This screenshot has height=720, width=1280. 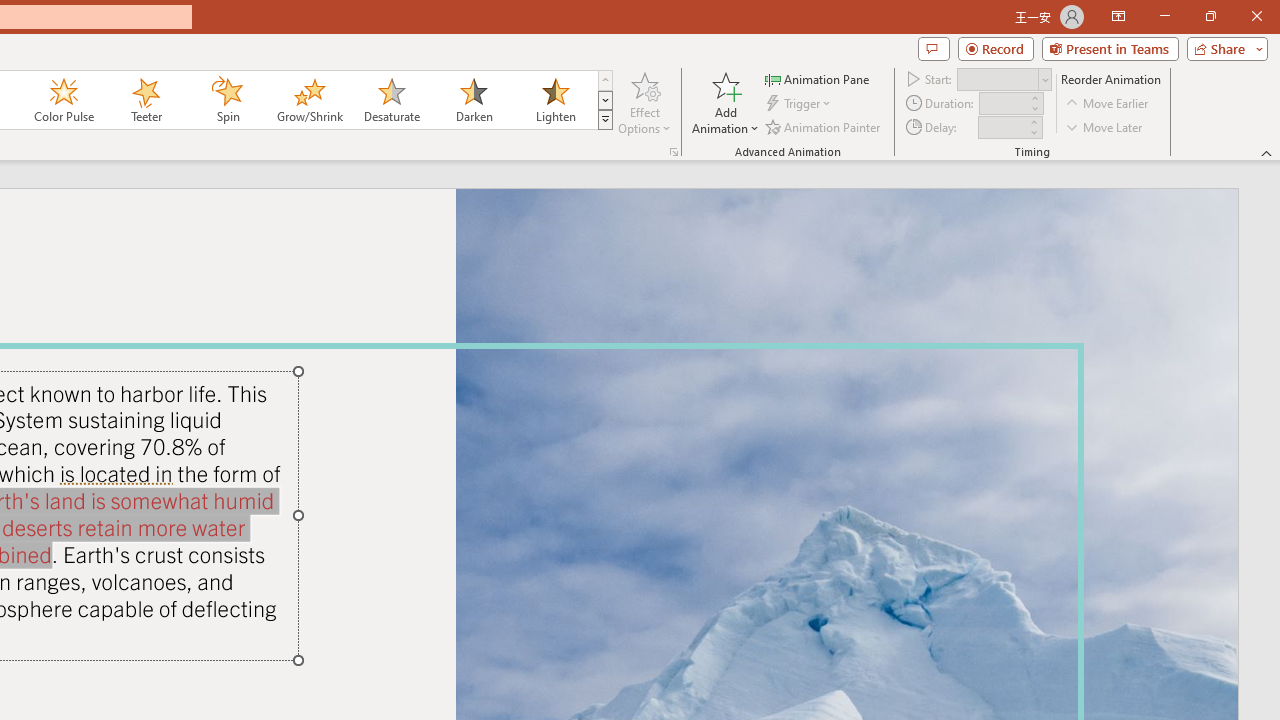 What do you see at coordinates (308, 100) in the screenshot?
I see `'Grow/Shrink'` at bounding box center [308, 100].